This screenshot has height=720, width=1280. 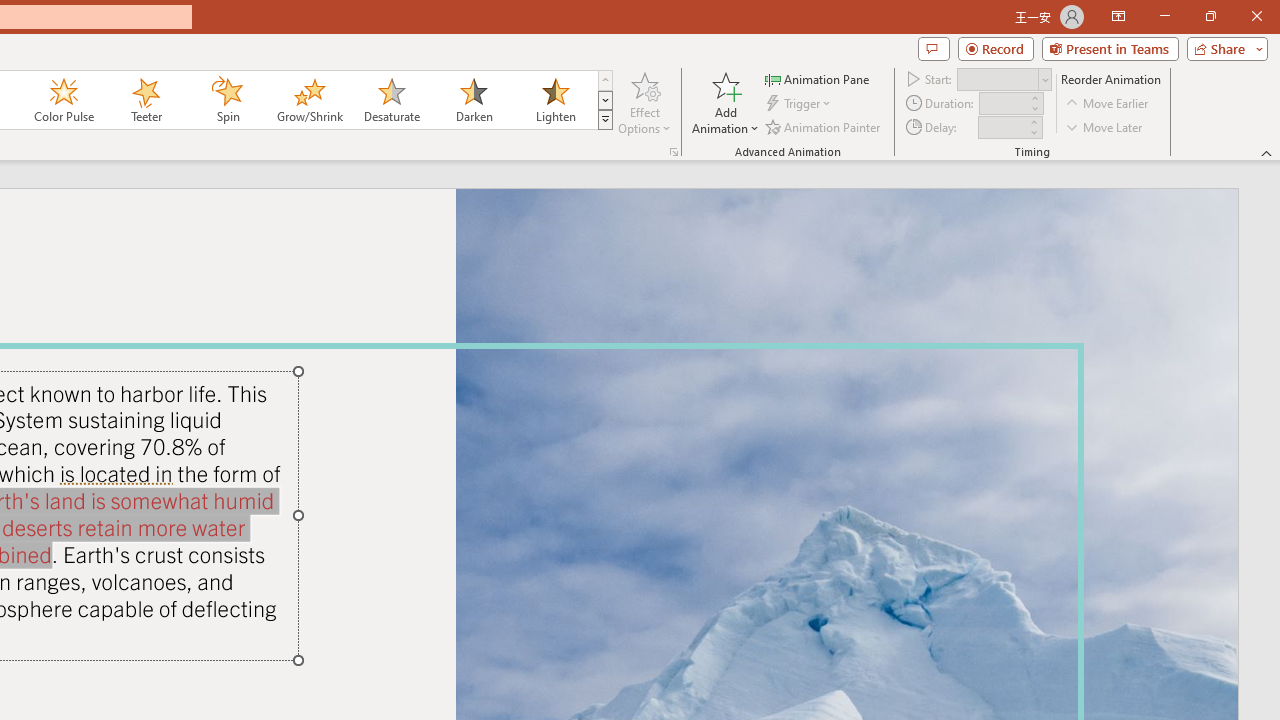 What do you see at coordinates (308, 100) in the screenshot?
I see `'Grow/Shrink'` at bounding box center [308, 100].